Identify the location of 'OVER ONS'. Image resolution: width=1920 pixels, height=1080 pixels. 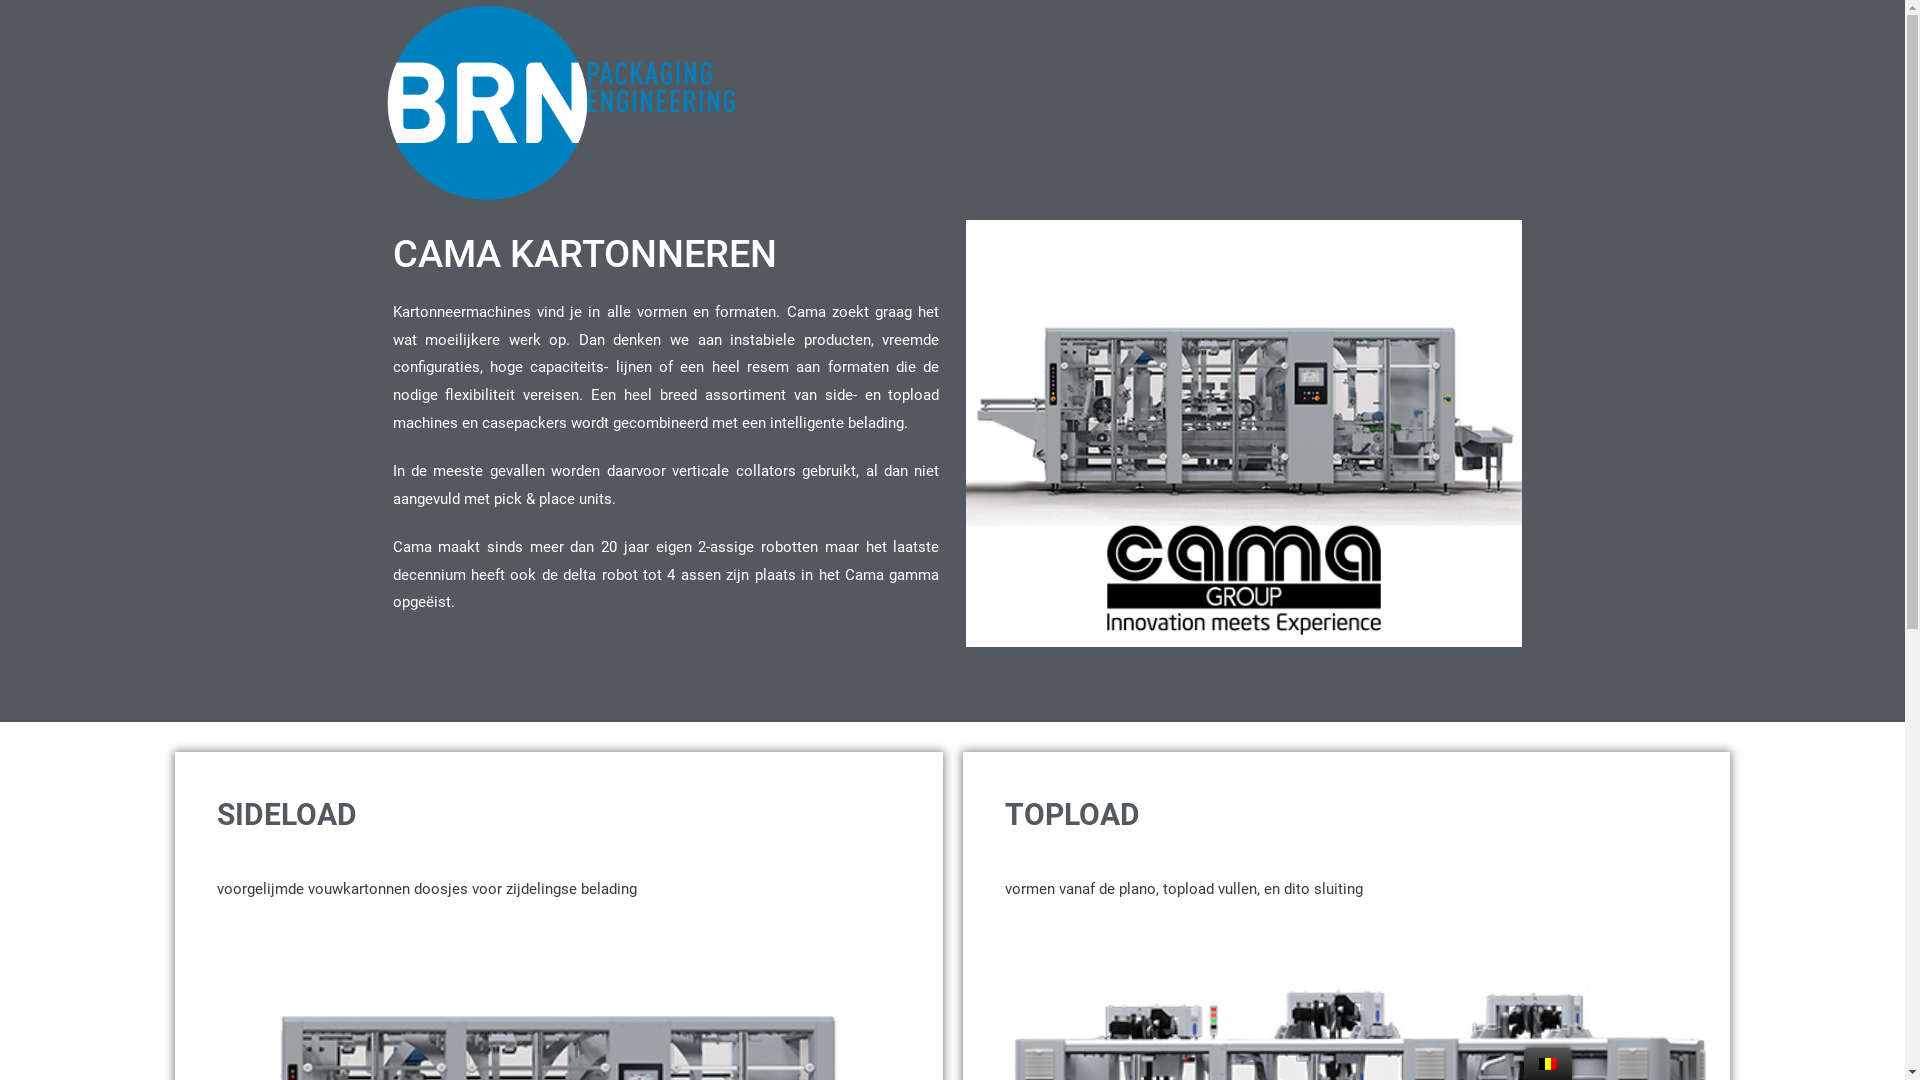
(1335, 72).